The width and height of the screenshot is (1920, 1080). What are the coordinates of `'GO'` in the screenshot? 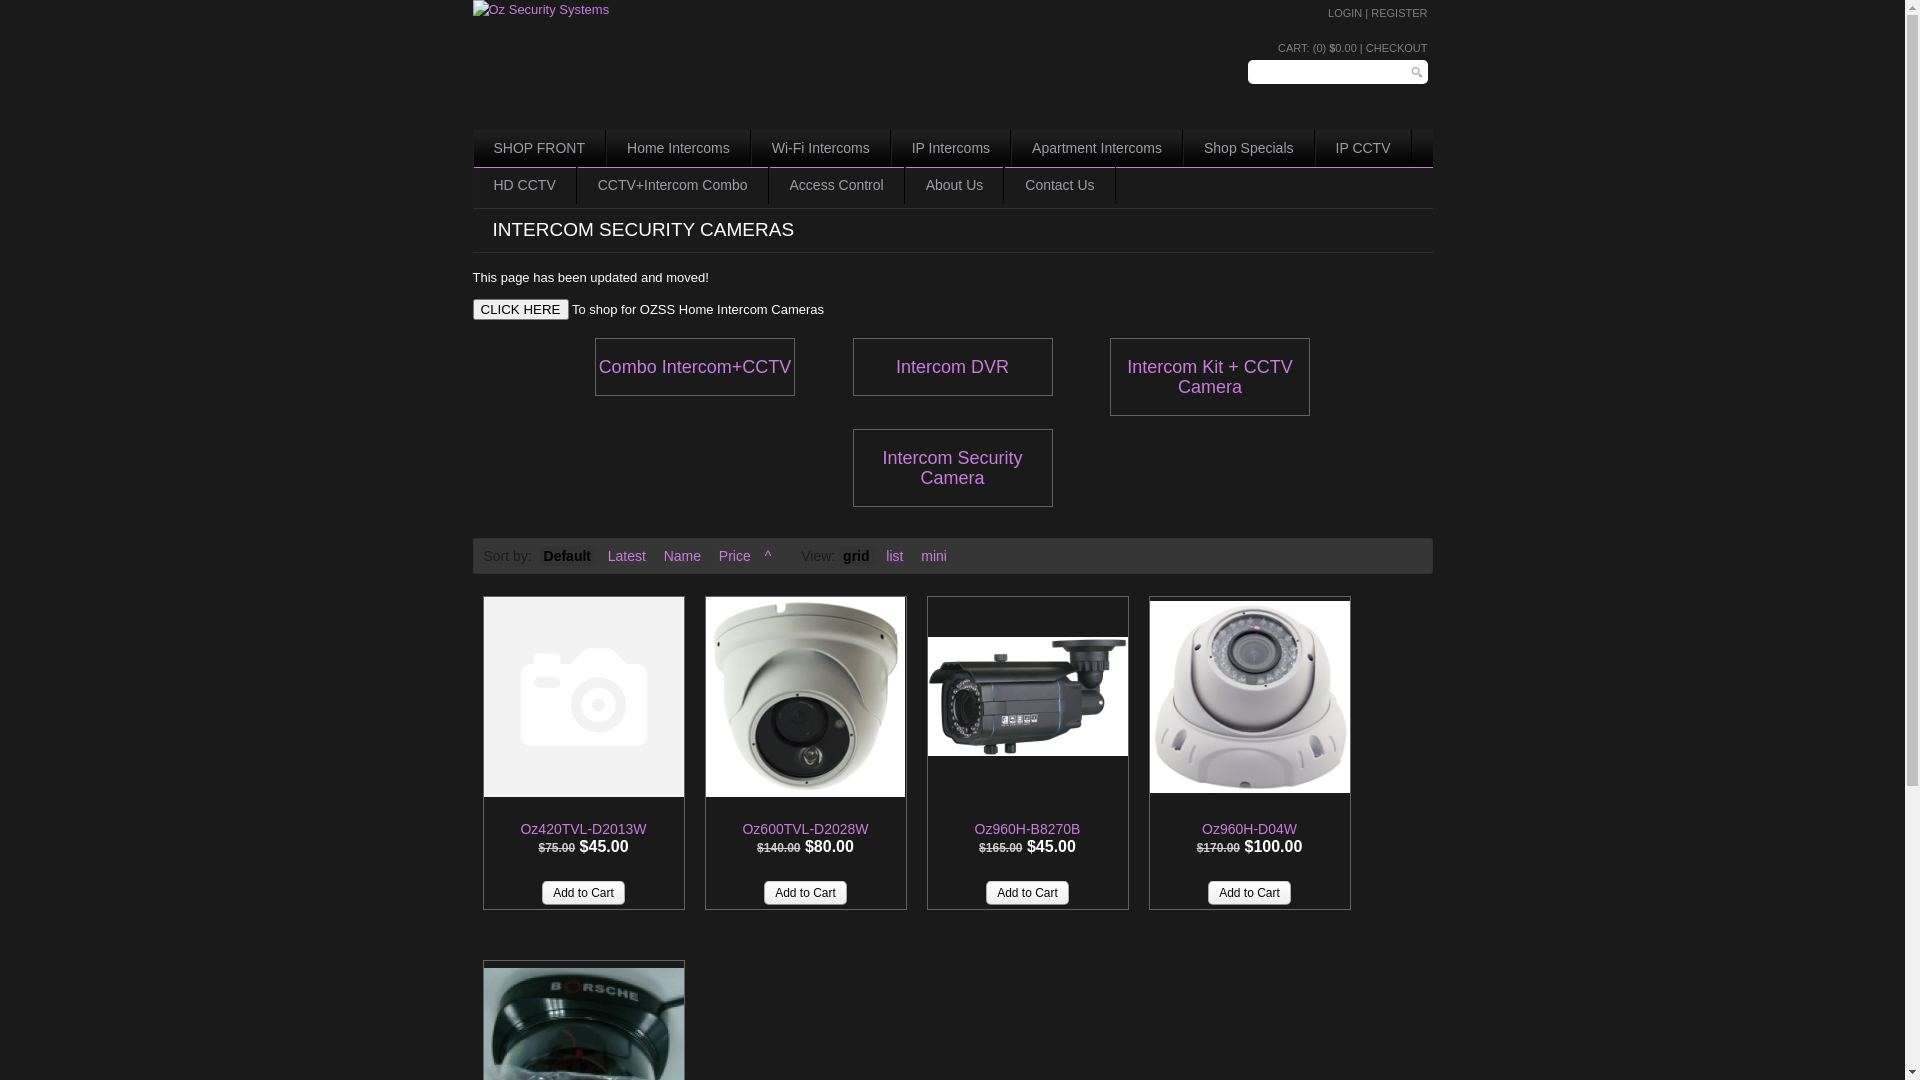 It's located at (1416, 71).